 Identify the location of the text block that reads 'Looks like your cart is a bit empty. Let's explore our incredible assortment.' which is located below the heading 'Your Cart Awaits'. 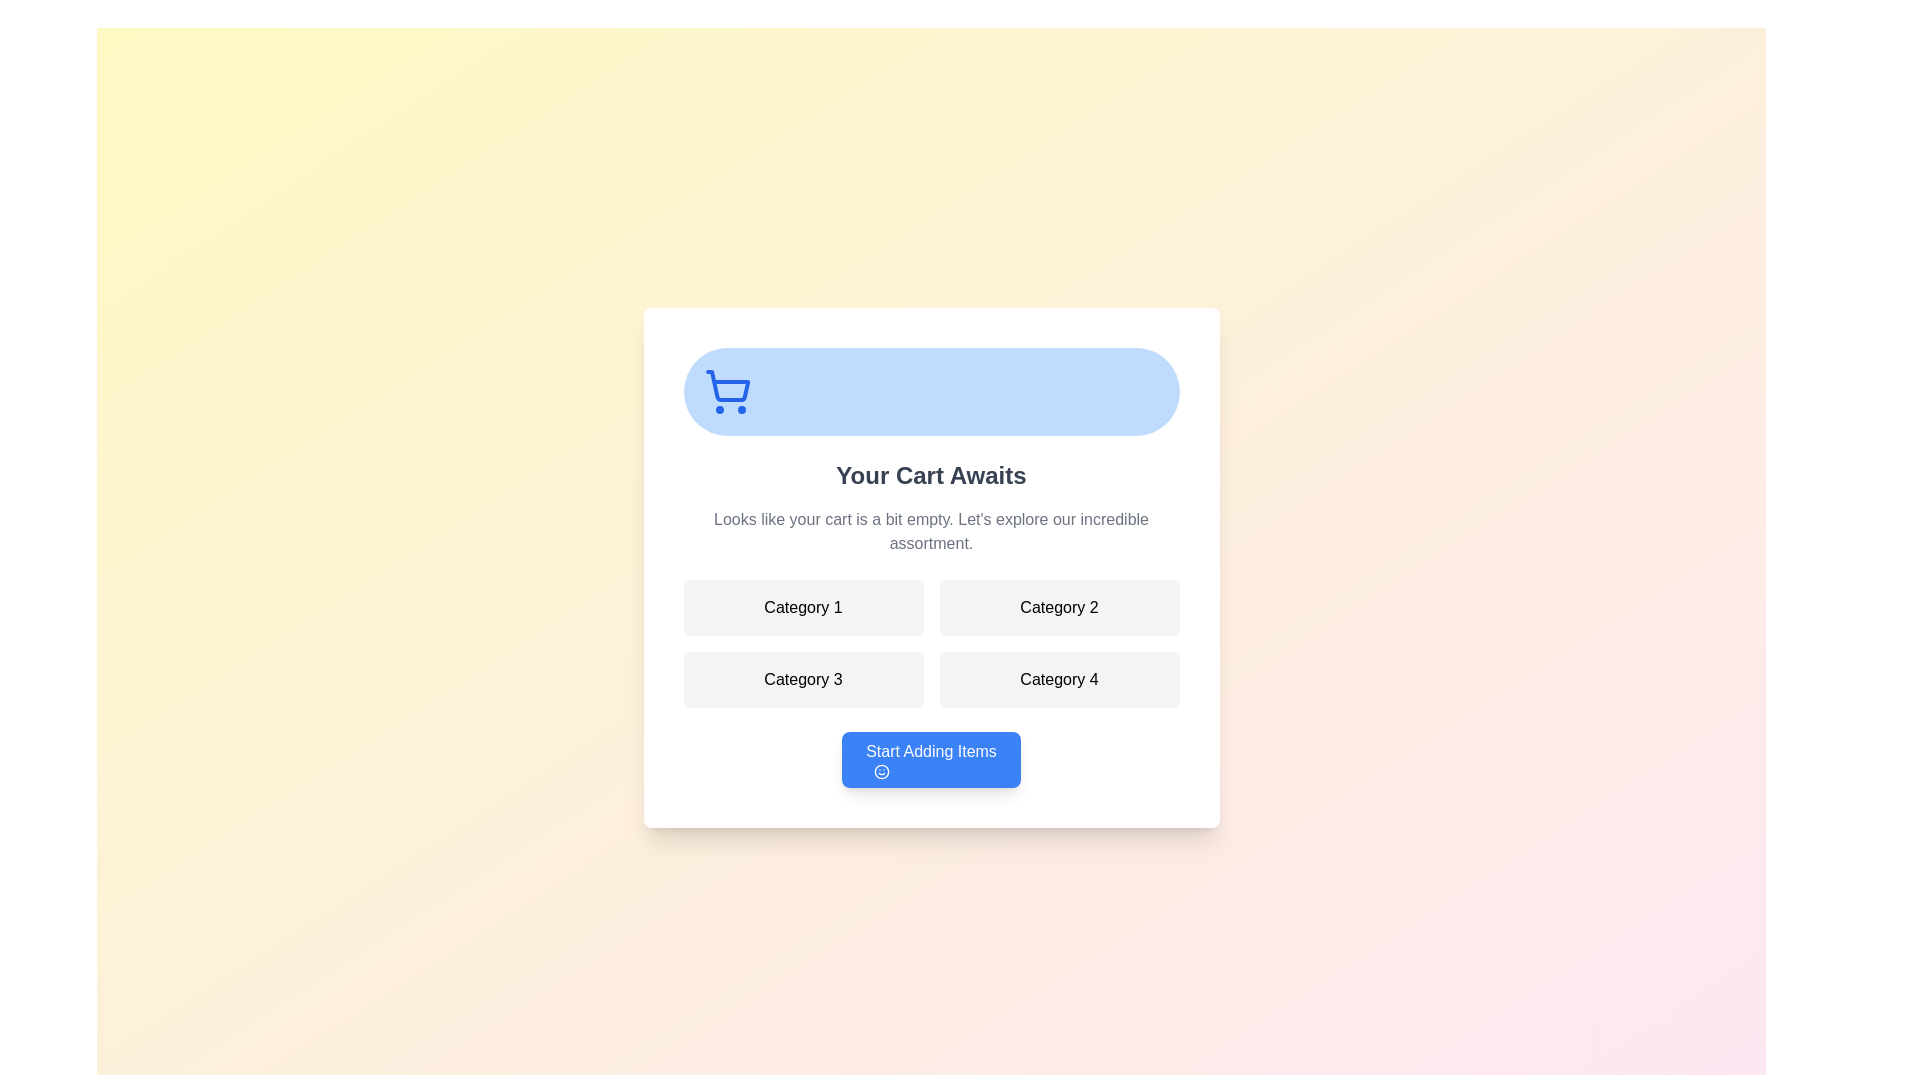
(930, 531).